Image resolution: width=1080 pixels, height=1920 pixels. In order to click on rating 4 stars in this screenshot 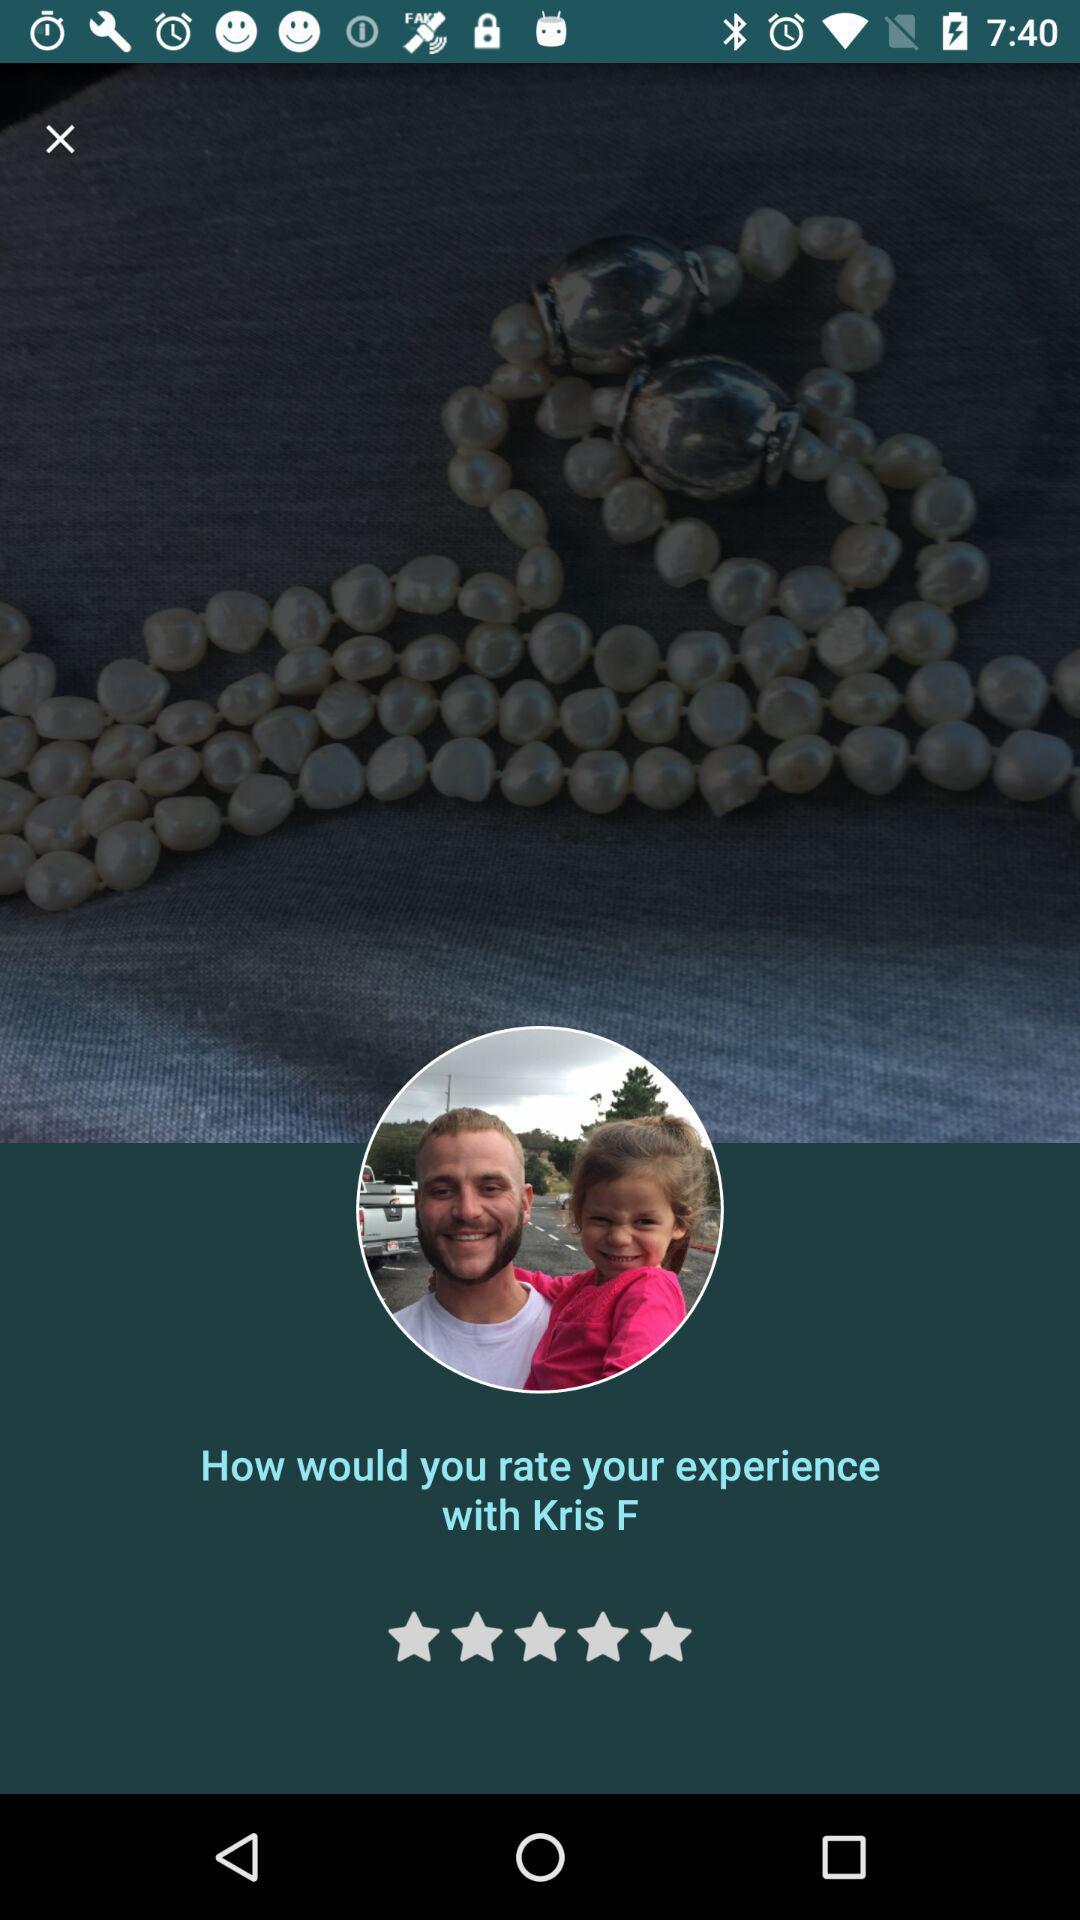, I will do `click(601, 1636)`.